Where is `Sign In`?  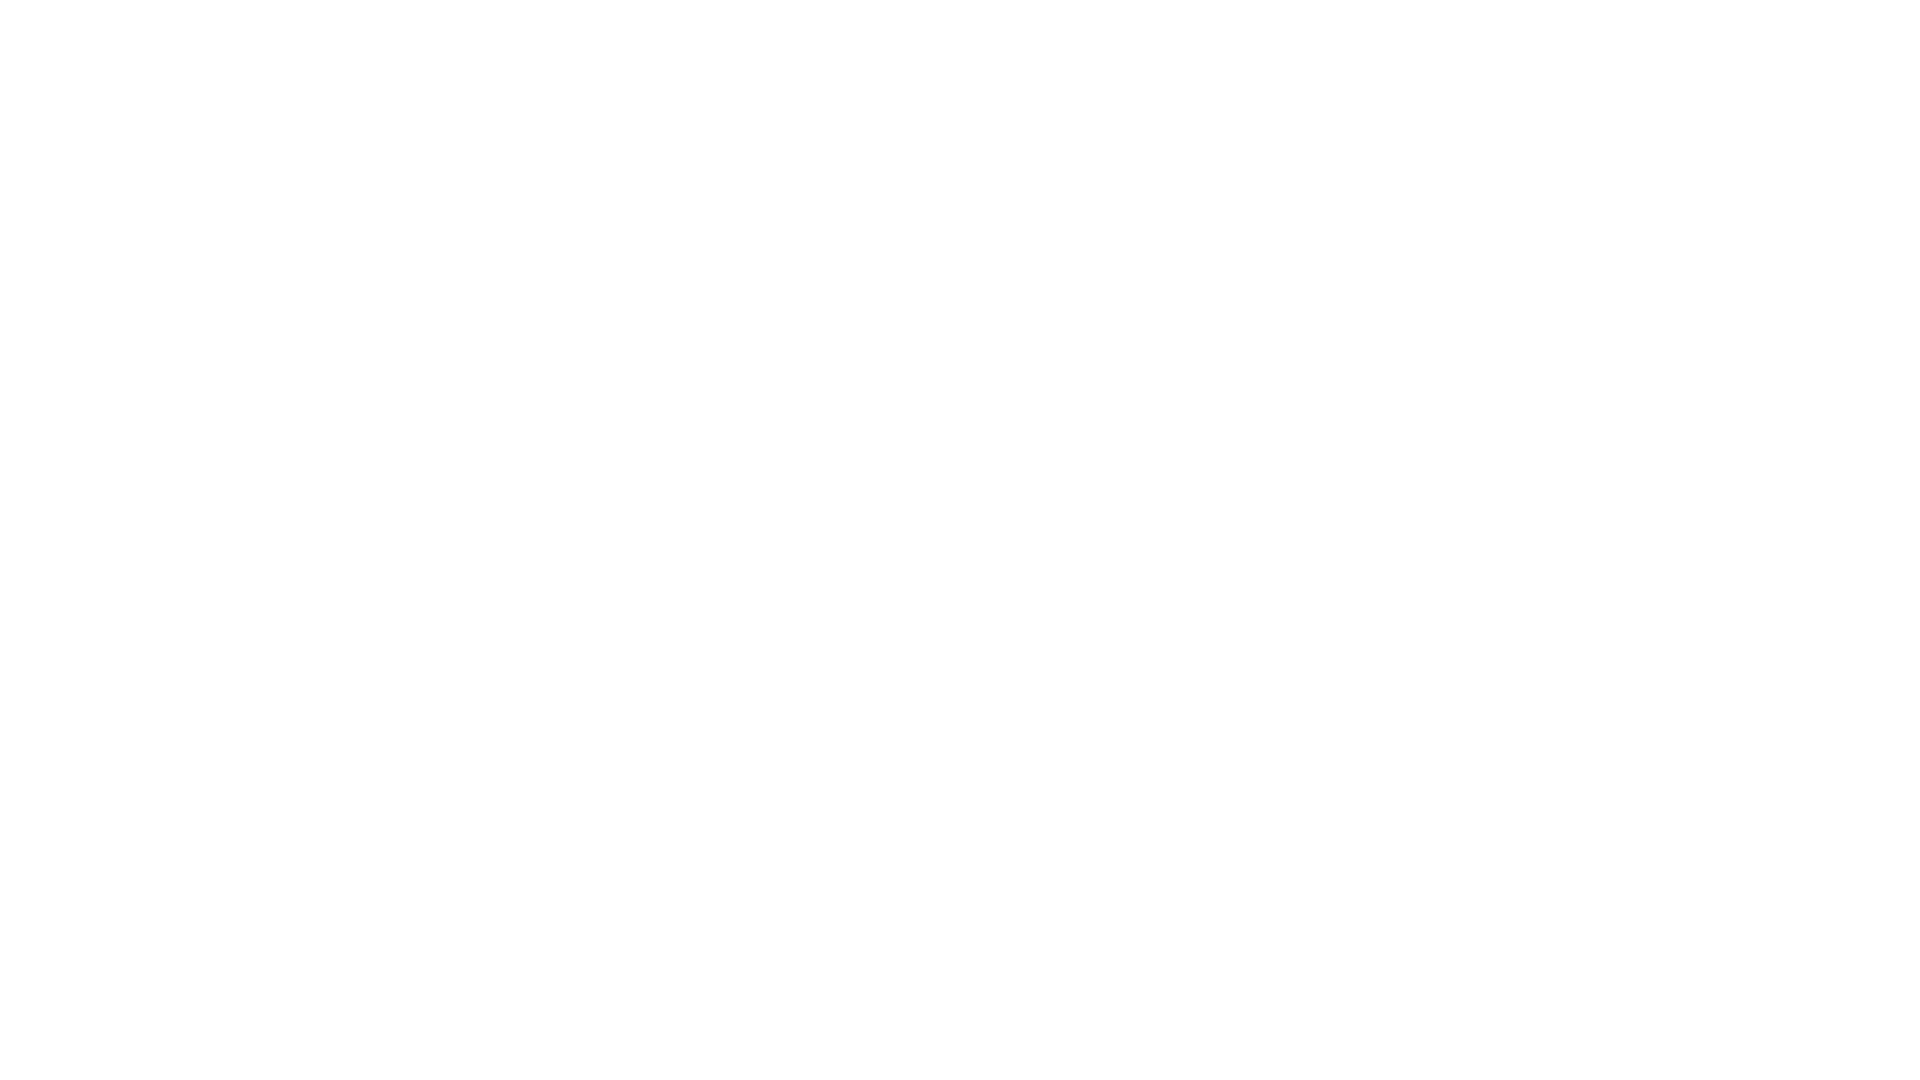
Sign In is located at coordinates (444, 389).